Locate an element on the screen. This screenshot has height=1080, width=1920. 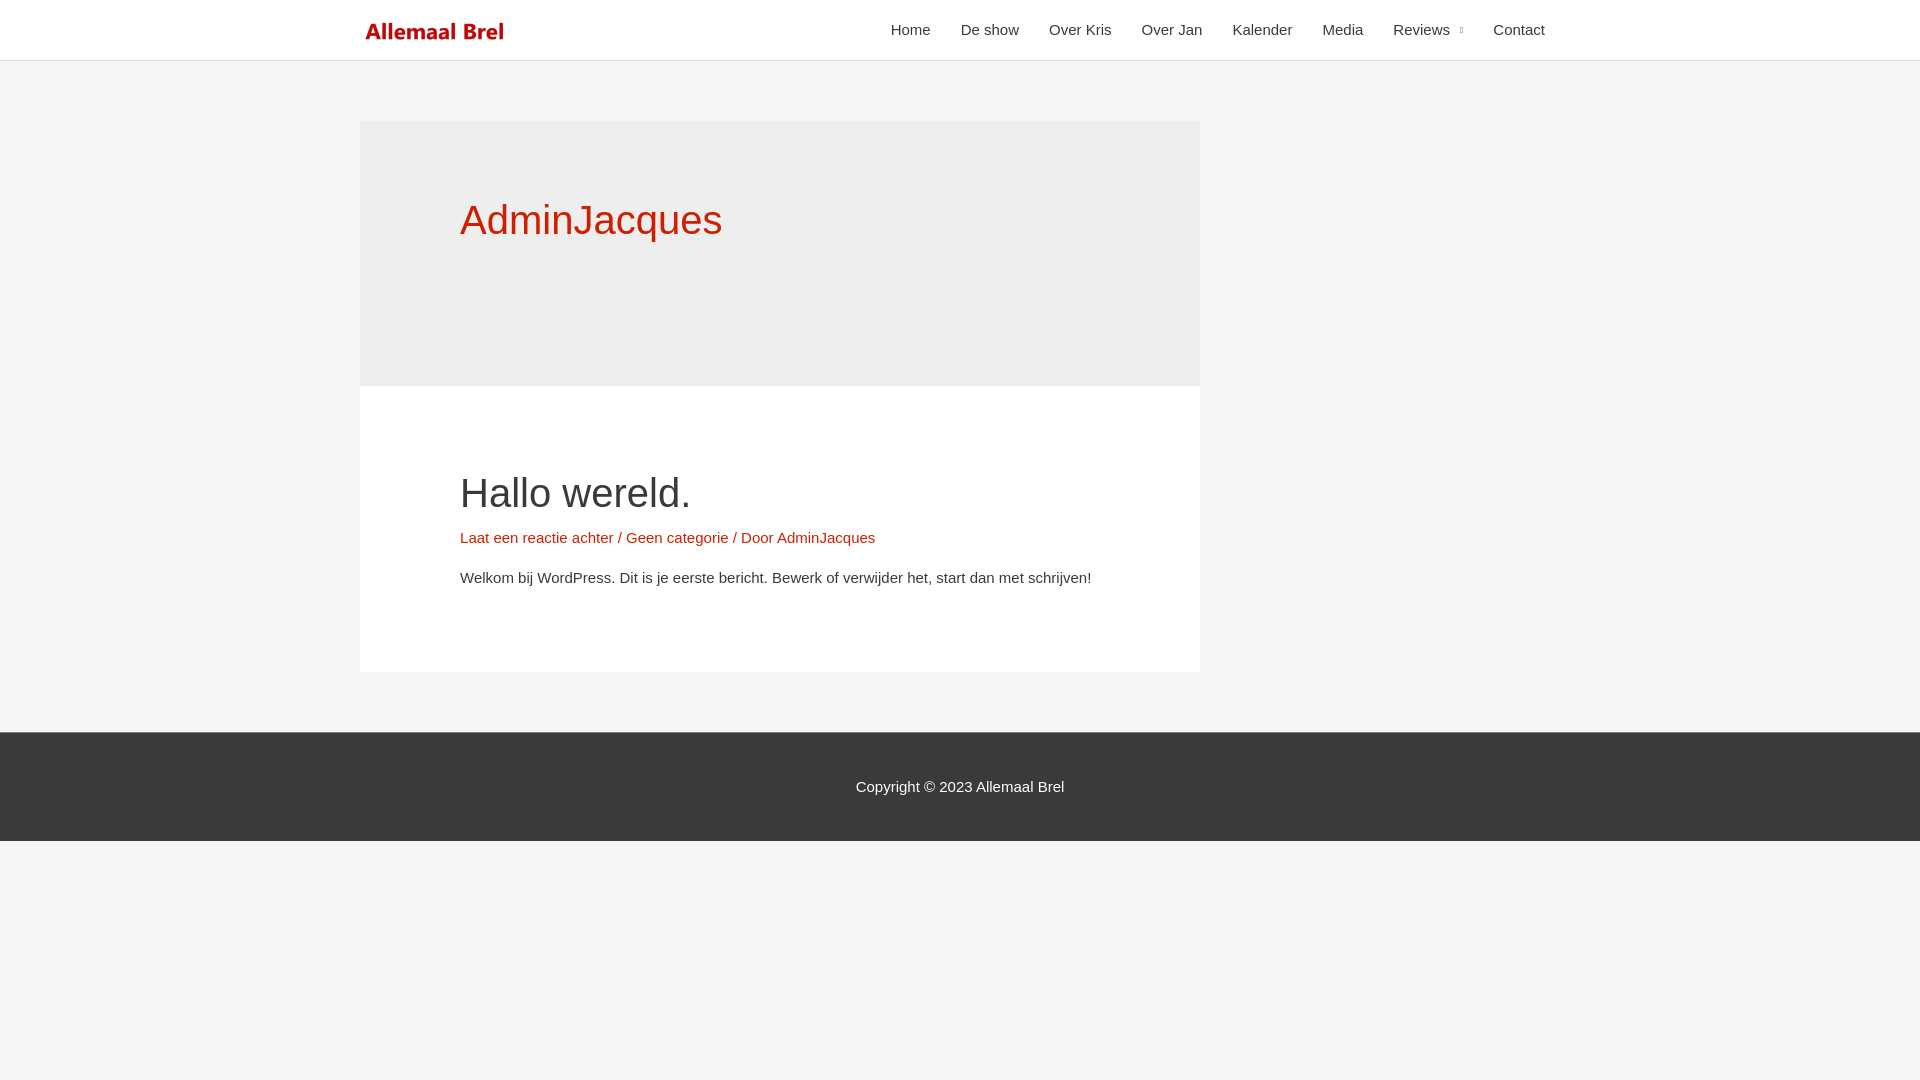
'Contact' is located at coordinates (1518, 30).